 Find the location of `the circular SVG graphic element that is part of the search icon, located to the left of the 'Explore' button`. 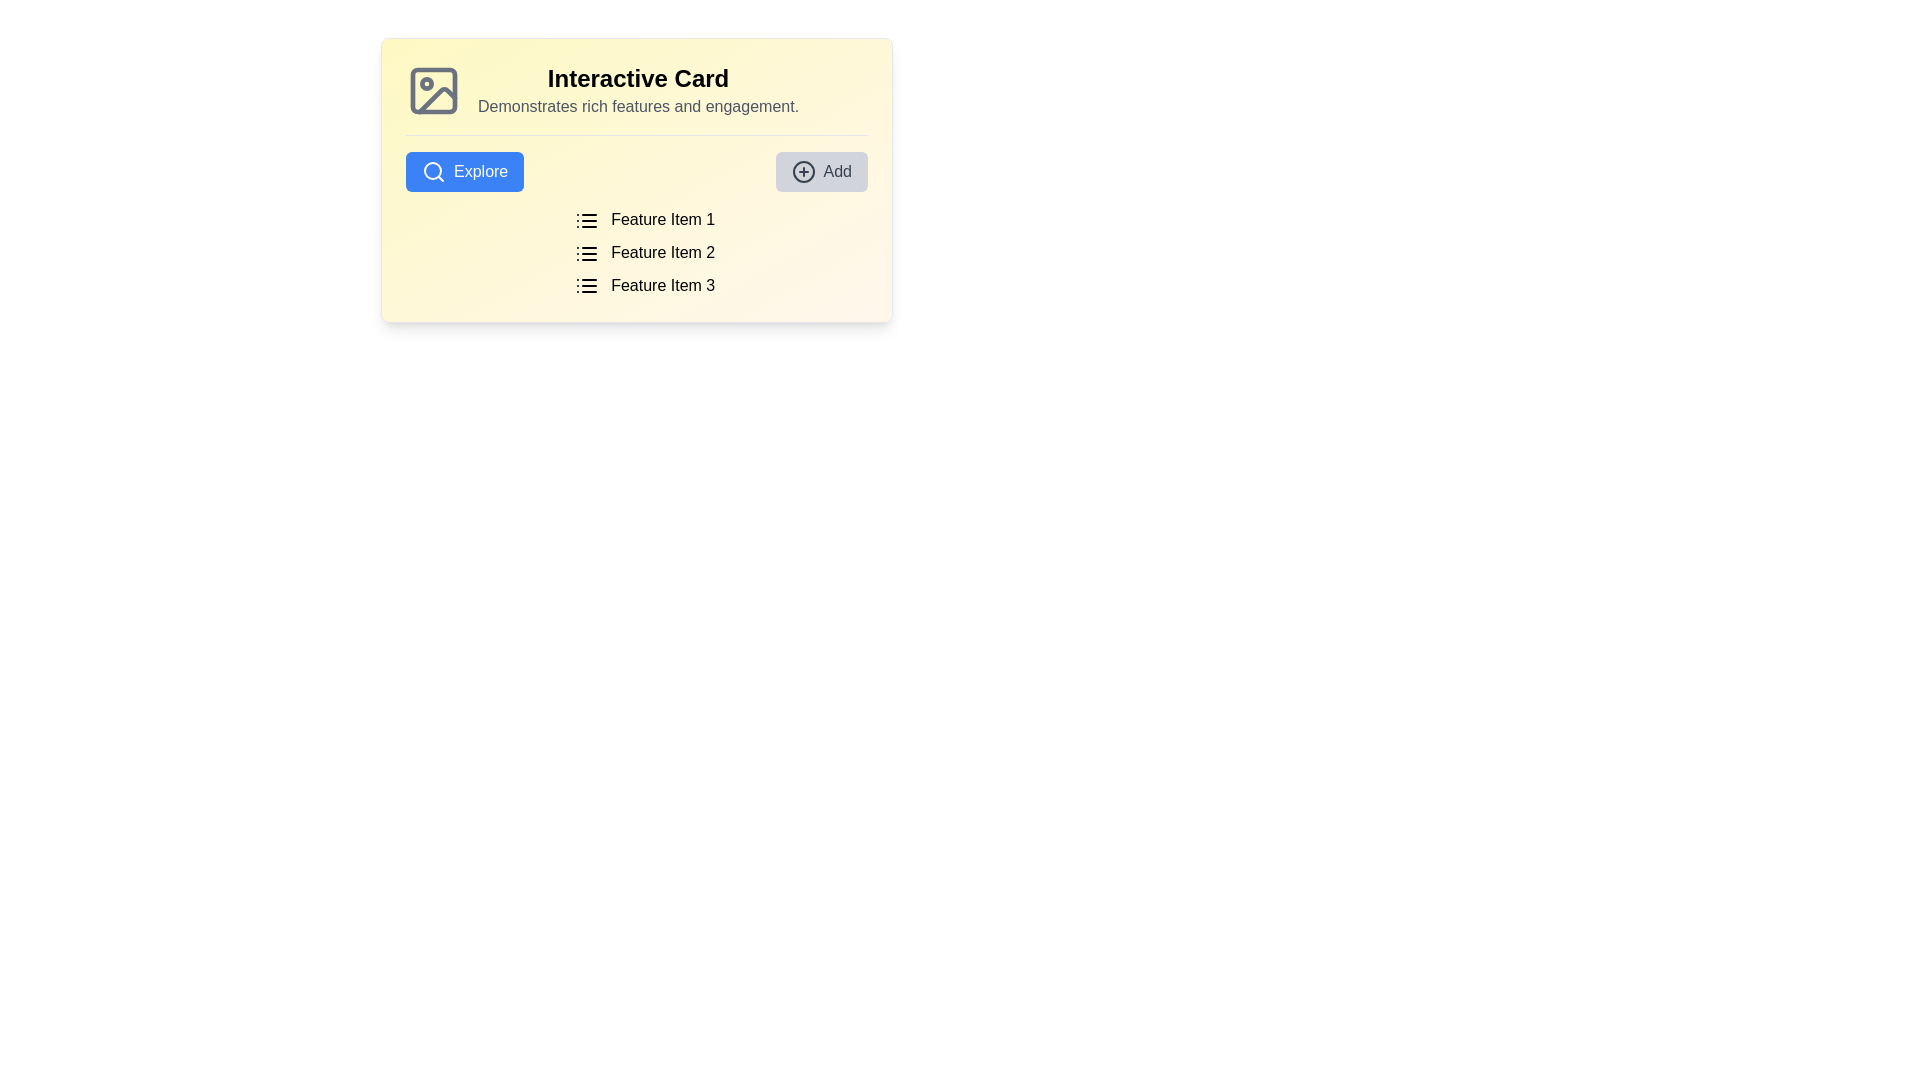

the circular SVG graphic element that is part of the search icon, located to the left of the 'Explore' button is located at coordinates (431, 169).